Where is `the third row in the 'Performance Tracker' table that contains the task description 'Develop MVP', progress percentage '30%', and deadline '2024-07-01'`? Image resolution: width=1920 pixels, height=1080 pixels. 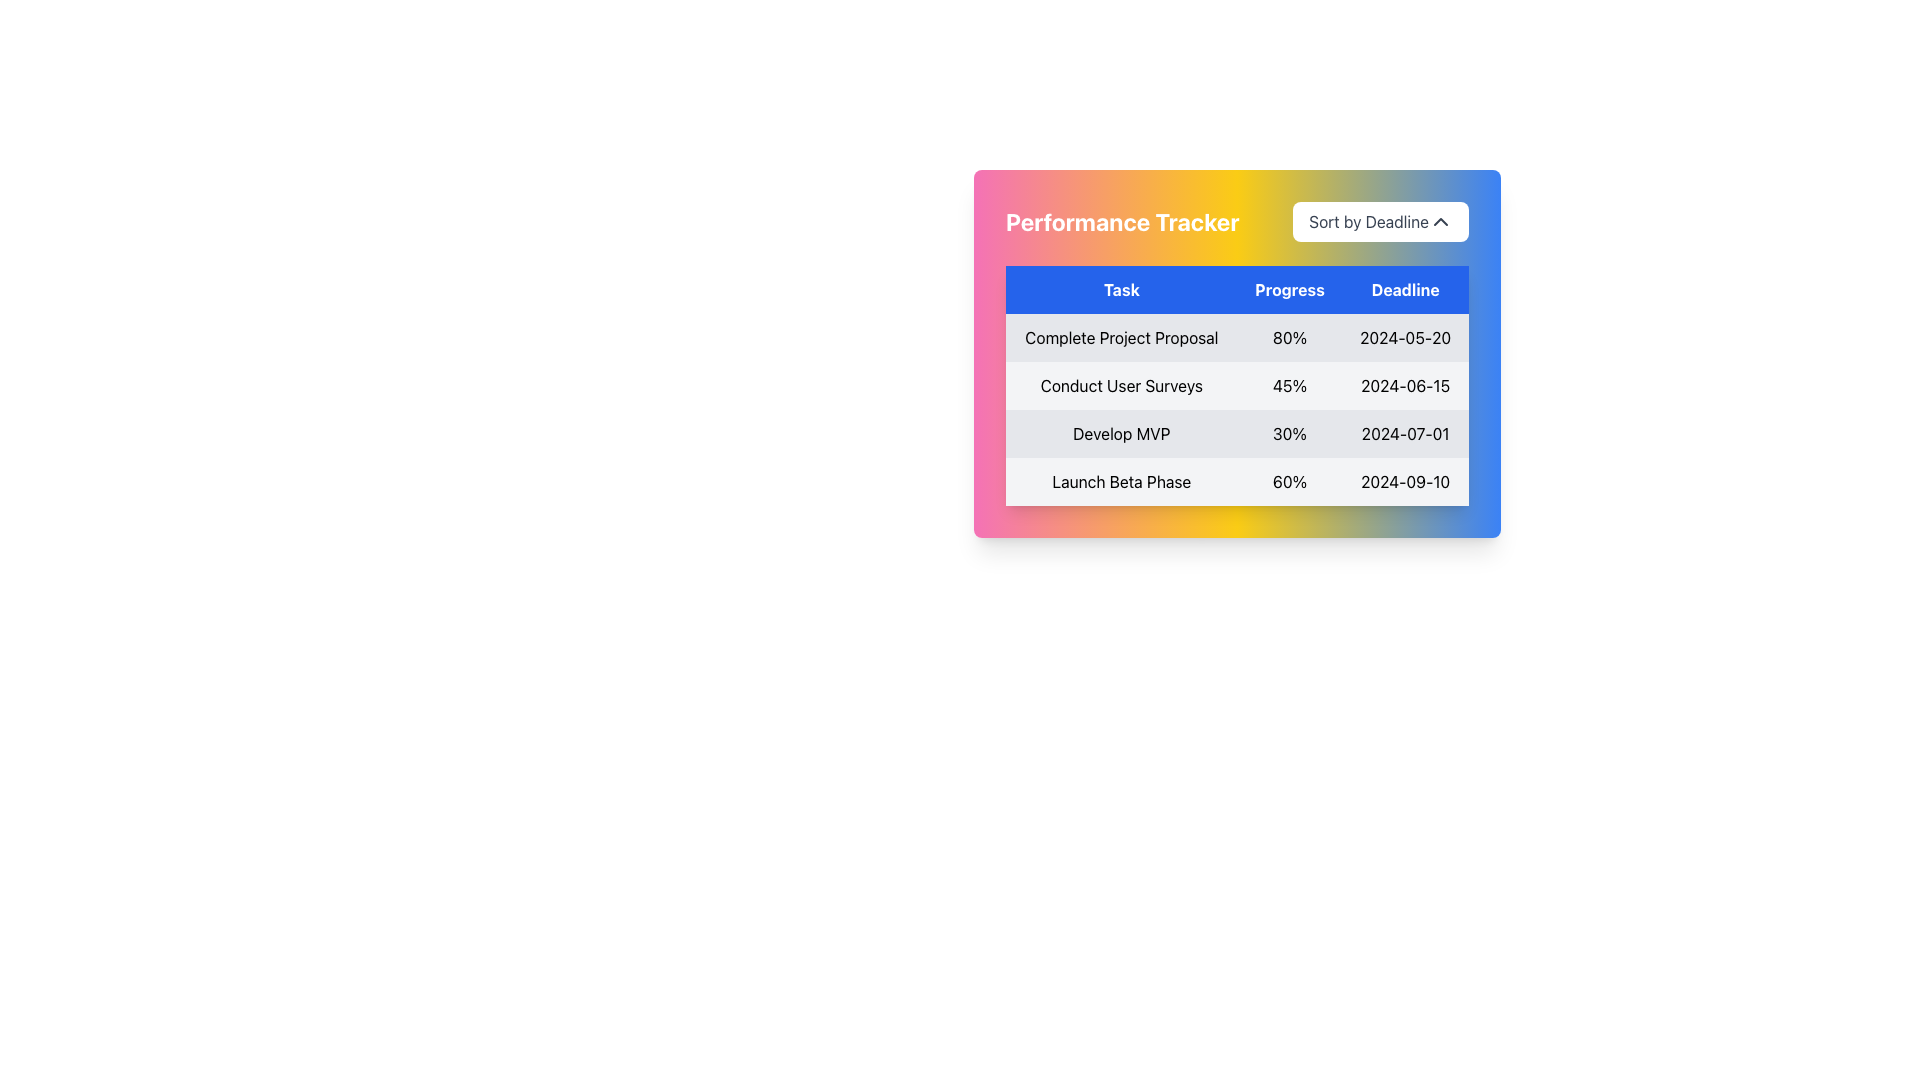 the third row in the 'Performance Tracker' table that contains the task description 'Develop MVP', progress percentage '30%', and deadline '2024-07-01' is located at coordinates (1236, 433).